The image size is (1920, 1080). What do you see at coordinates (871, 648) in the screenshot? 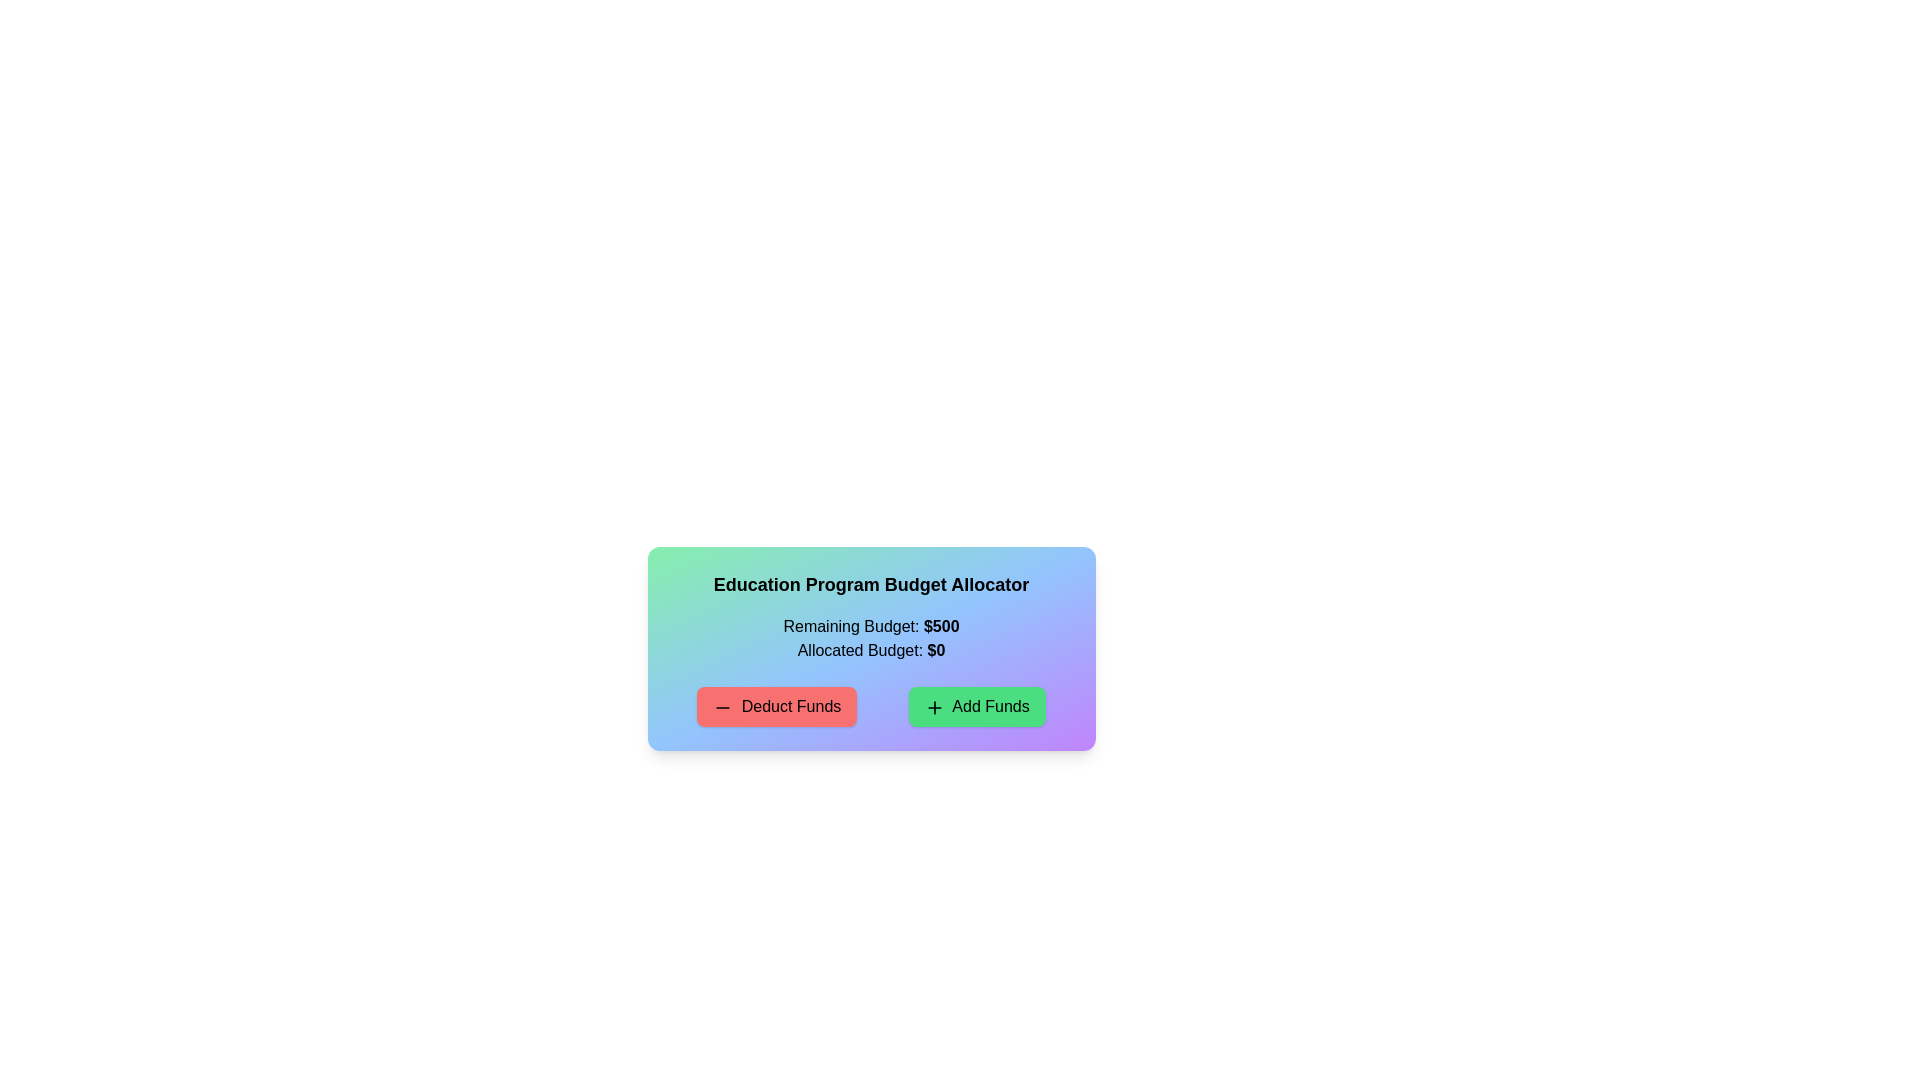
I see `the budget allocation panel` at bounding box center [871, 648].